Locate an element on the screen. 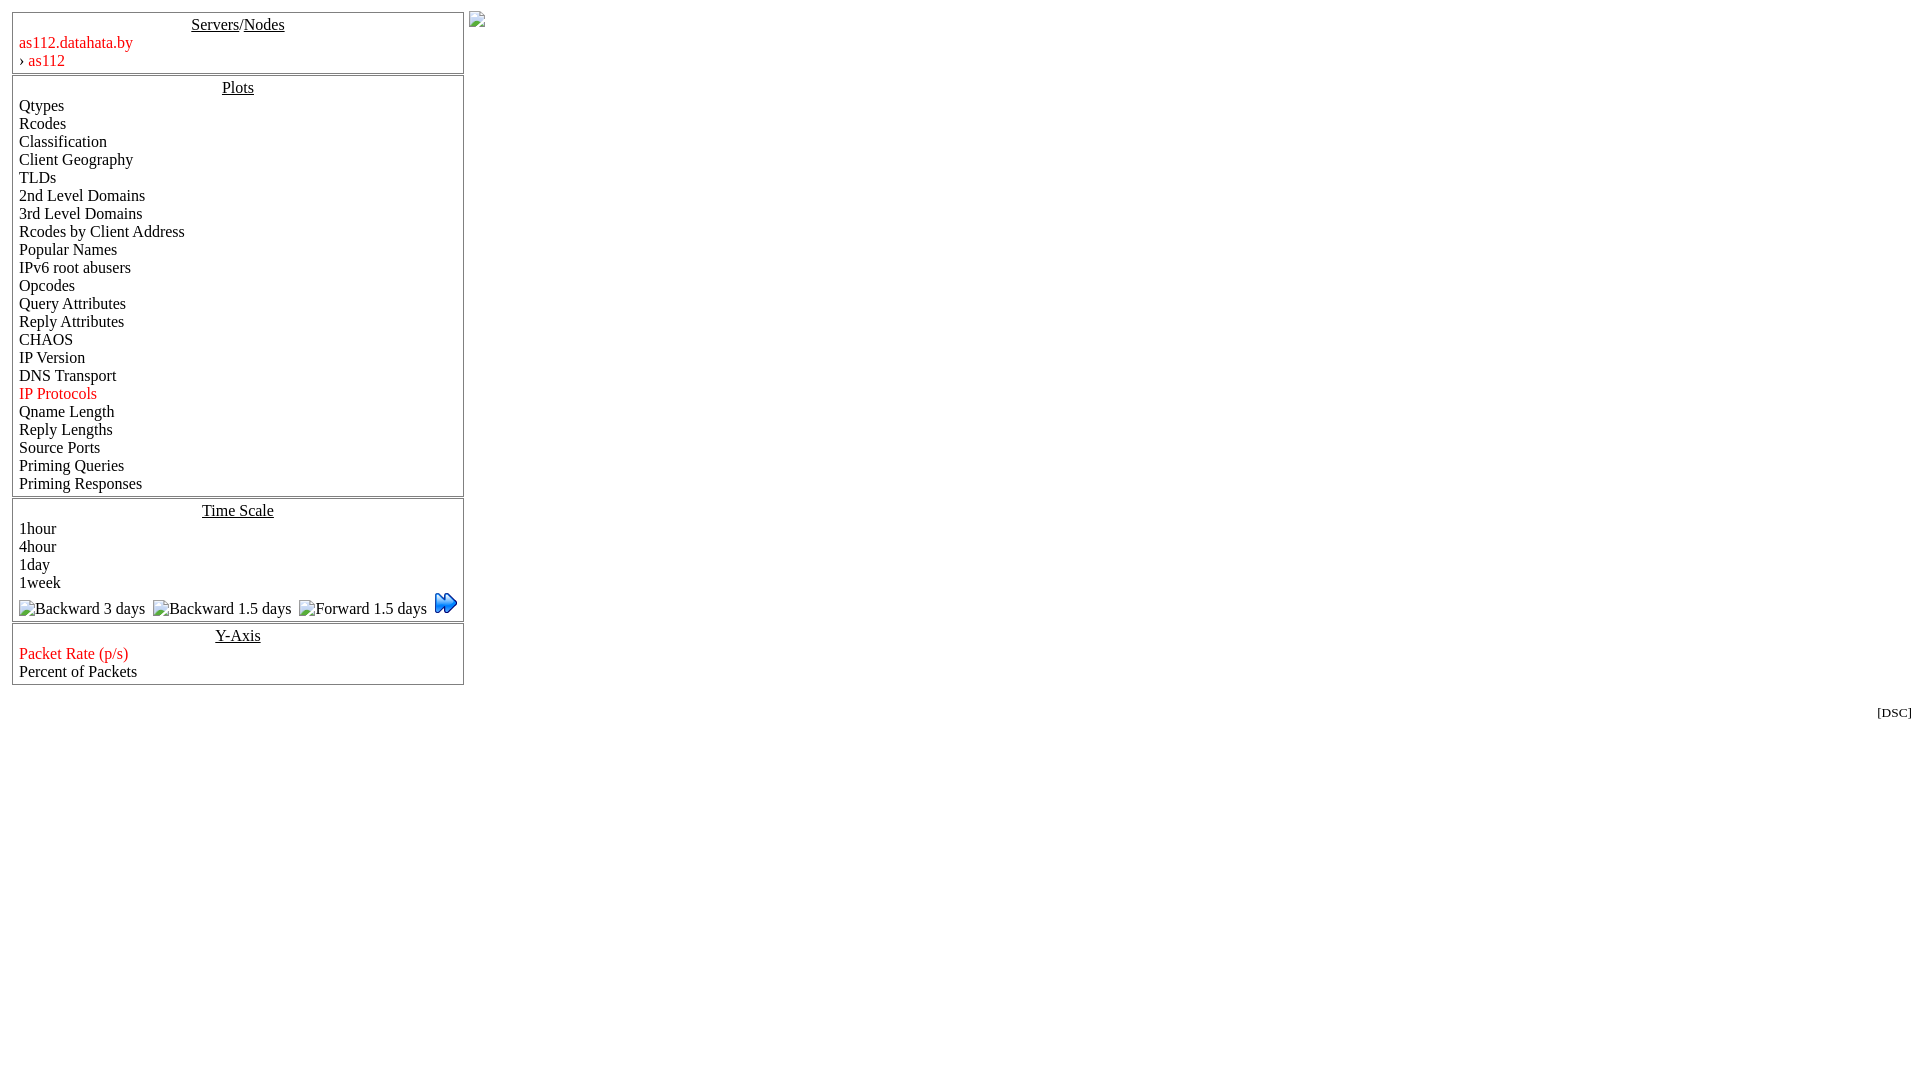  'Rcodes by Client Address' is located at coordinates (19, 230).